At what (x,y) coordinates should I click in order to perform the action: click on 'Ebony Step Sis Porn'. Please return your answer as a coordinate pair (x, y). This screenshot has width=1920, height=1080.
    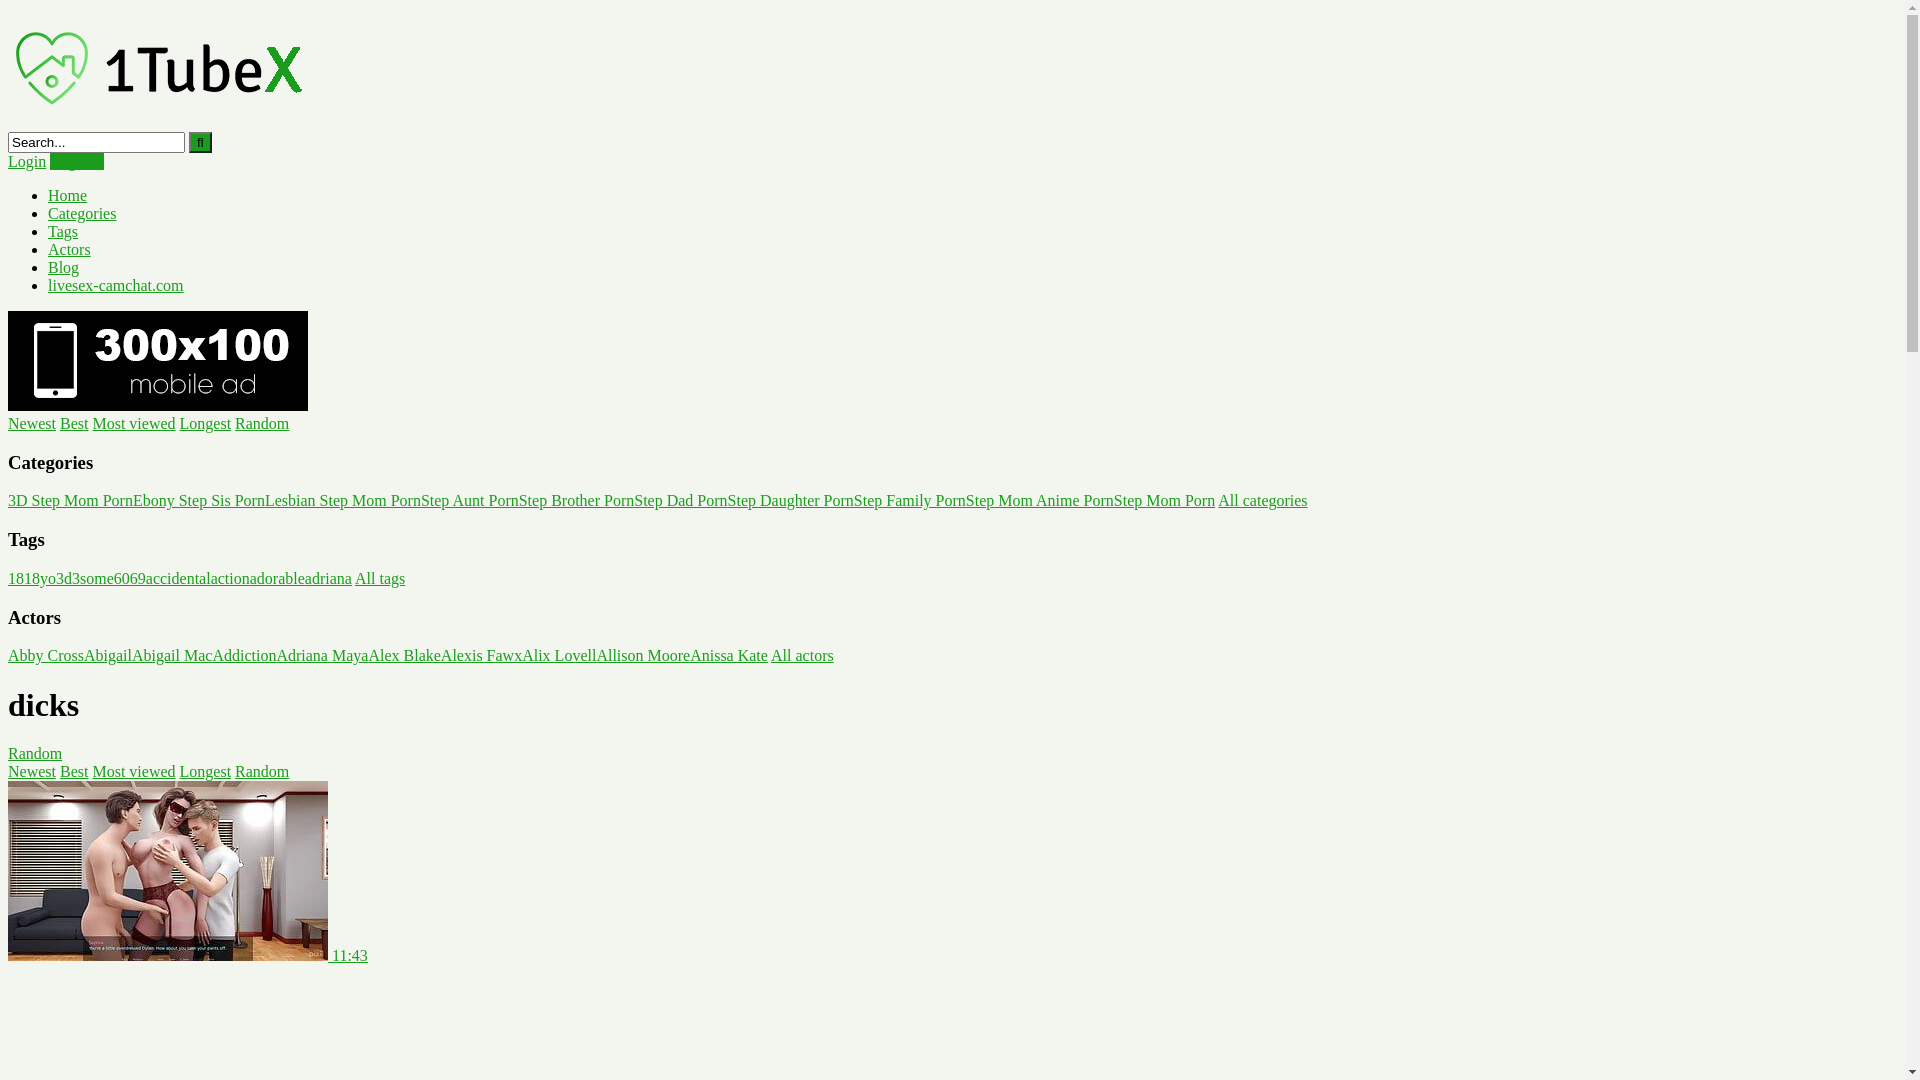
    Looking at the image, I should click on (198, 499).